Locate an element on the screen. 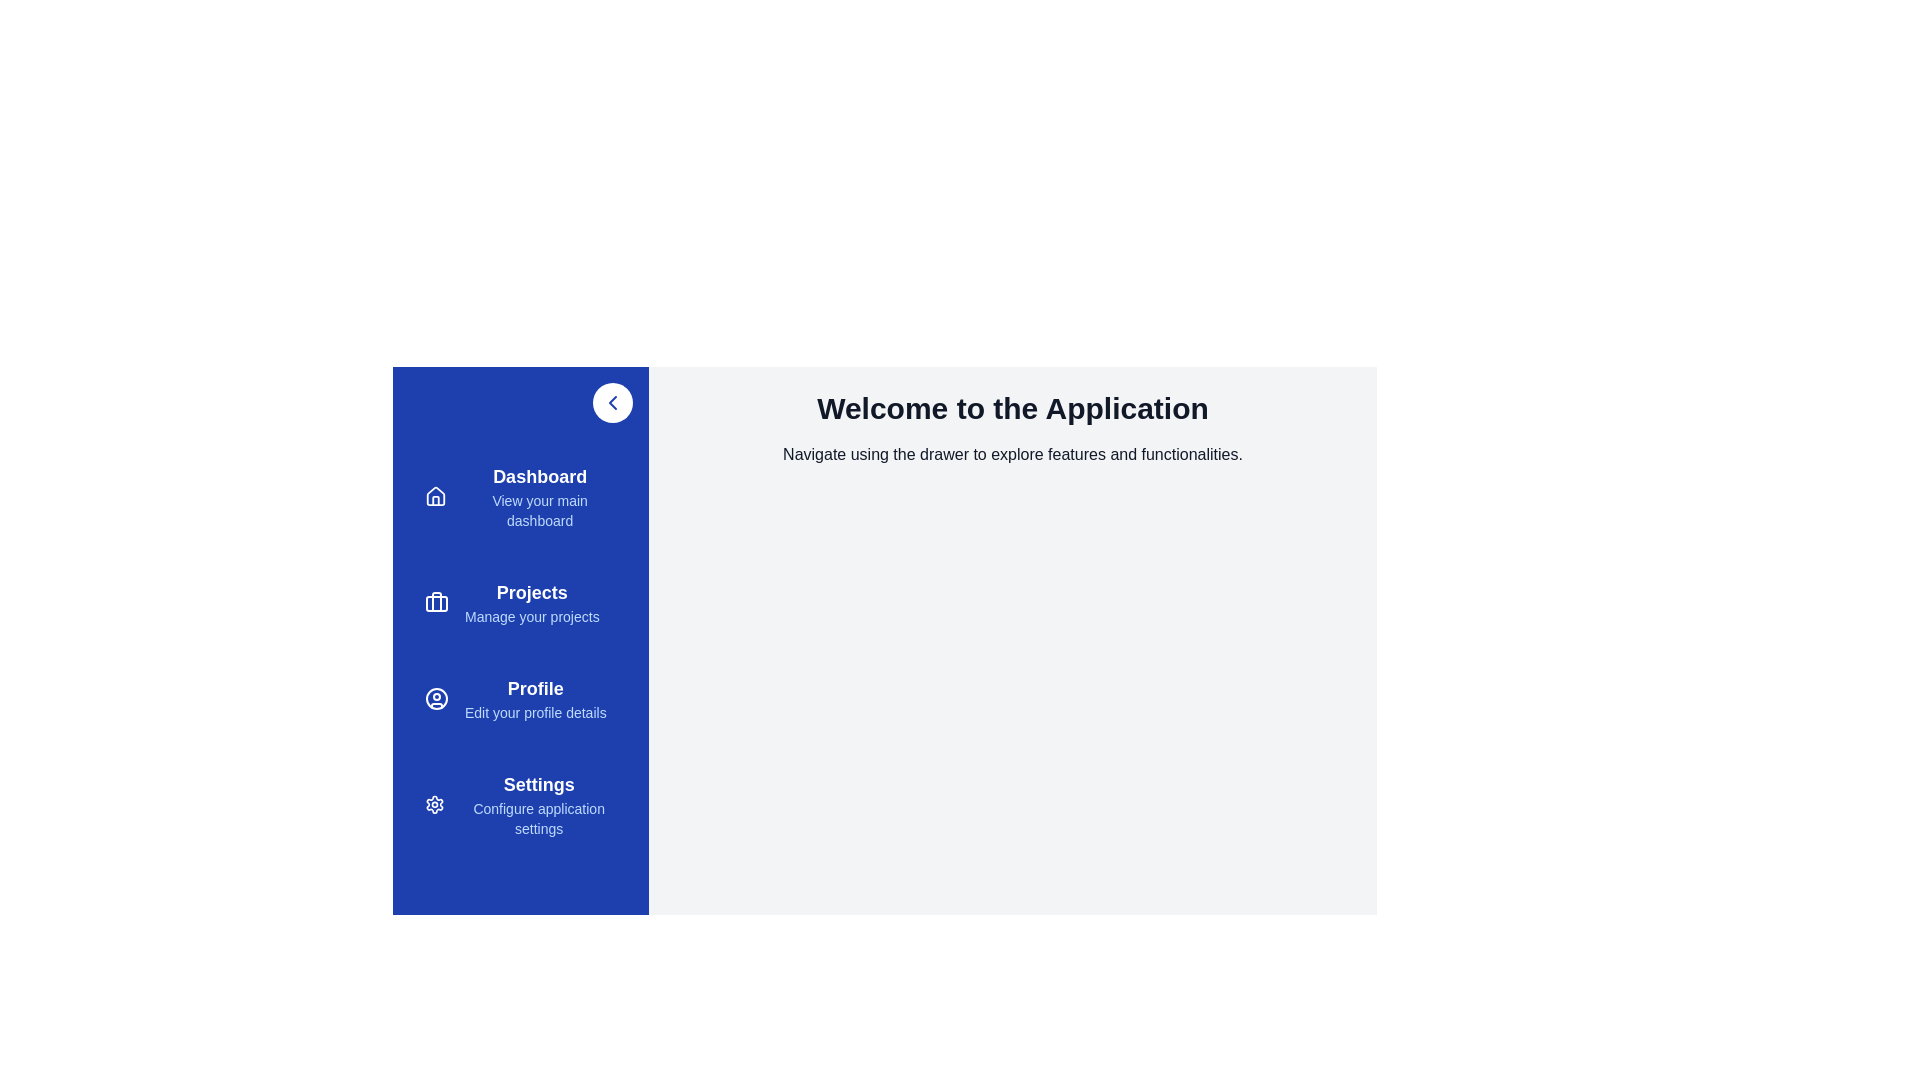 This screenshot has width=1920, height=1080. the menu item Projects from the sidebar is located at coordinates (521, 601).